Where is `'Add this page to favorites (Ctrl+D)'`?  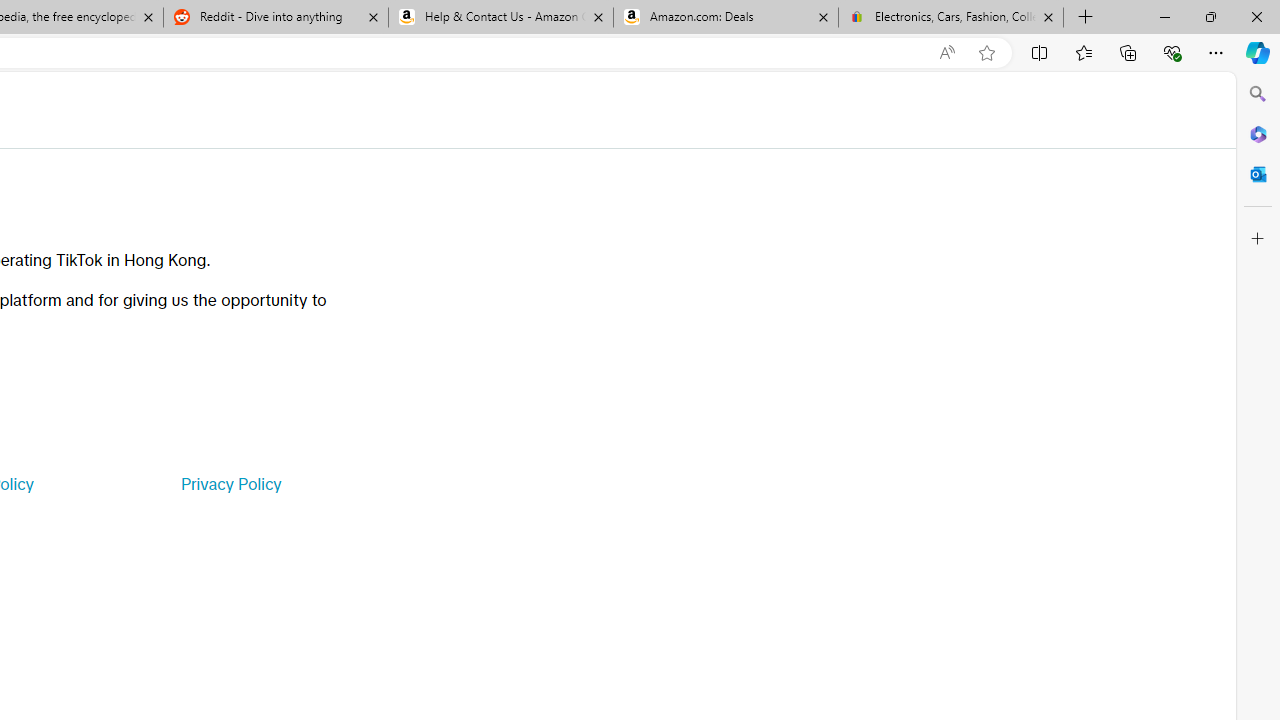 'Add this page to favorites (Ctrl+D)' is located at coordinates (986, 52).